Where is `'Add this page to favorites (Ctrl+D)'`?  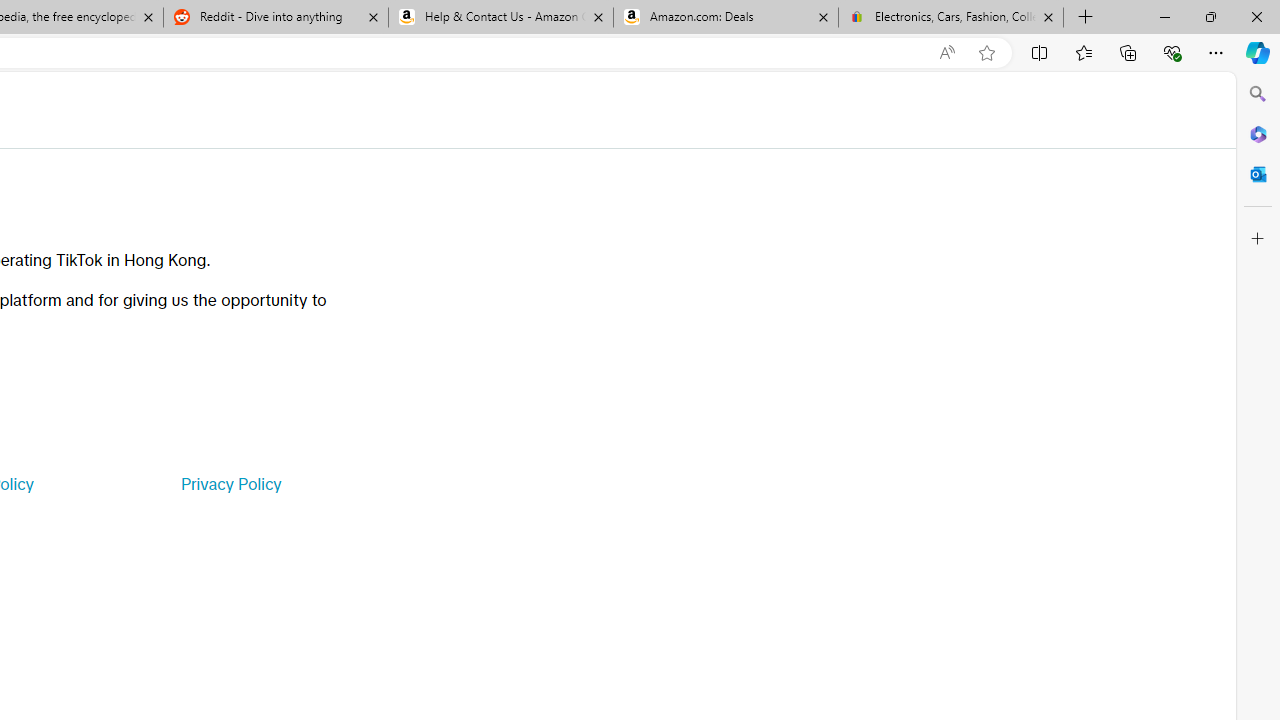 'Add this page to favorites (Ctrl+D)' is located at coordinates (986, 52).